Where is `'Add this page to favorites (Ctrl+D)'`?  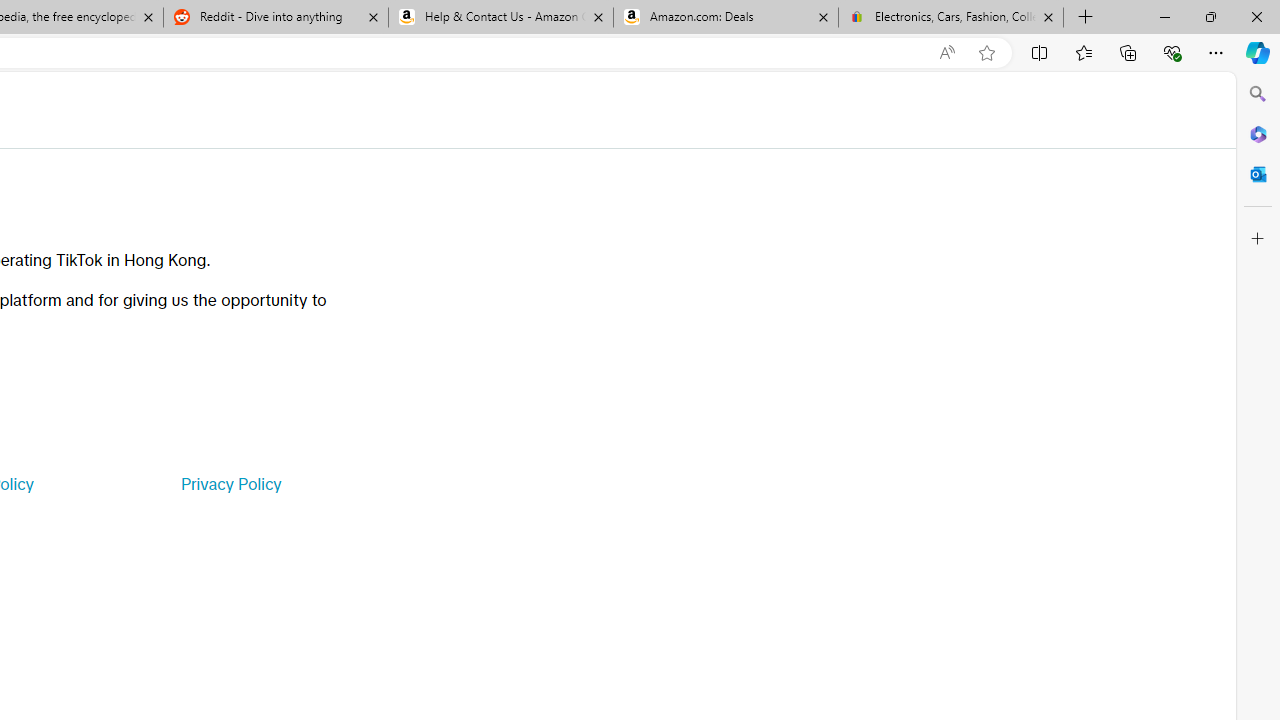 'Add this page to favorites (Ctrl+D)' is located at coordinates (986, 52).